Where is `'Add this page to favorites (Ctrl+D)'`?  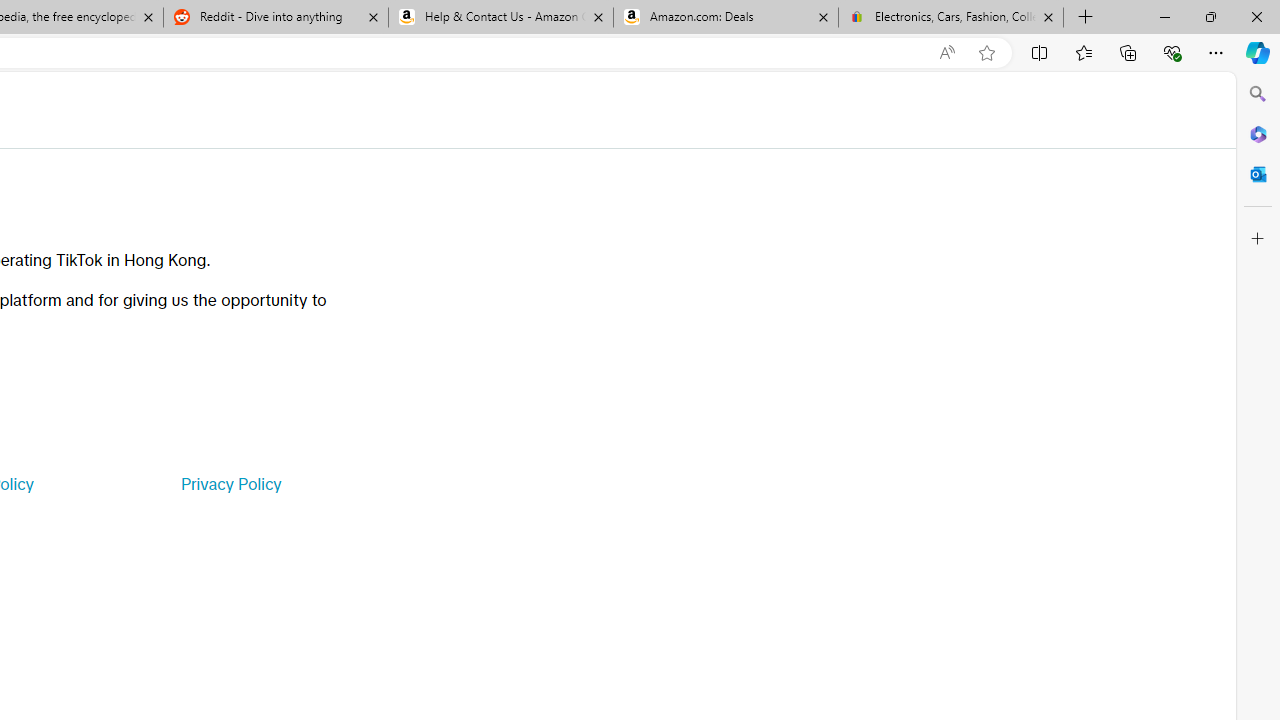 'Add this page to favorites (Ctrl+D)' is located at coordinates (986, 52).